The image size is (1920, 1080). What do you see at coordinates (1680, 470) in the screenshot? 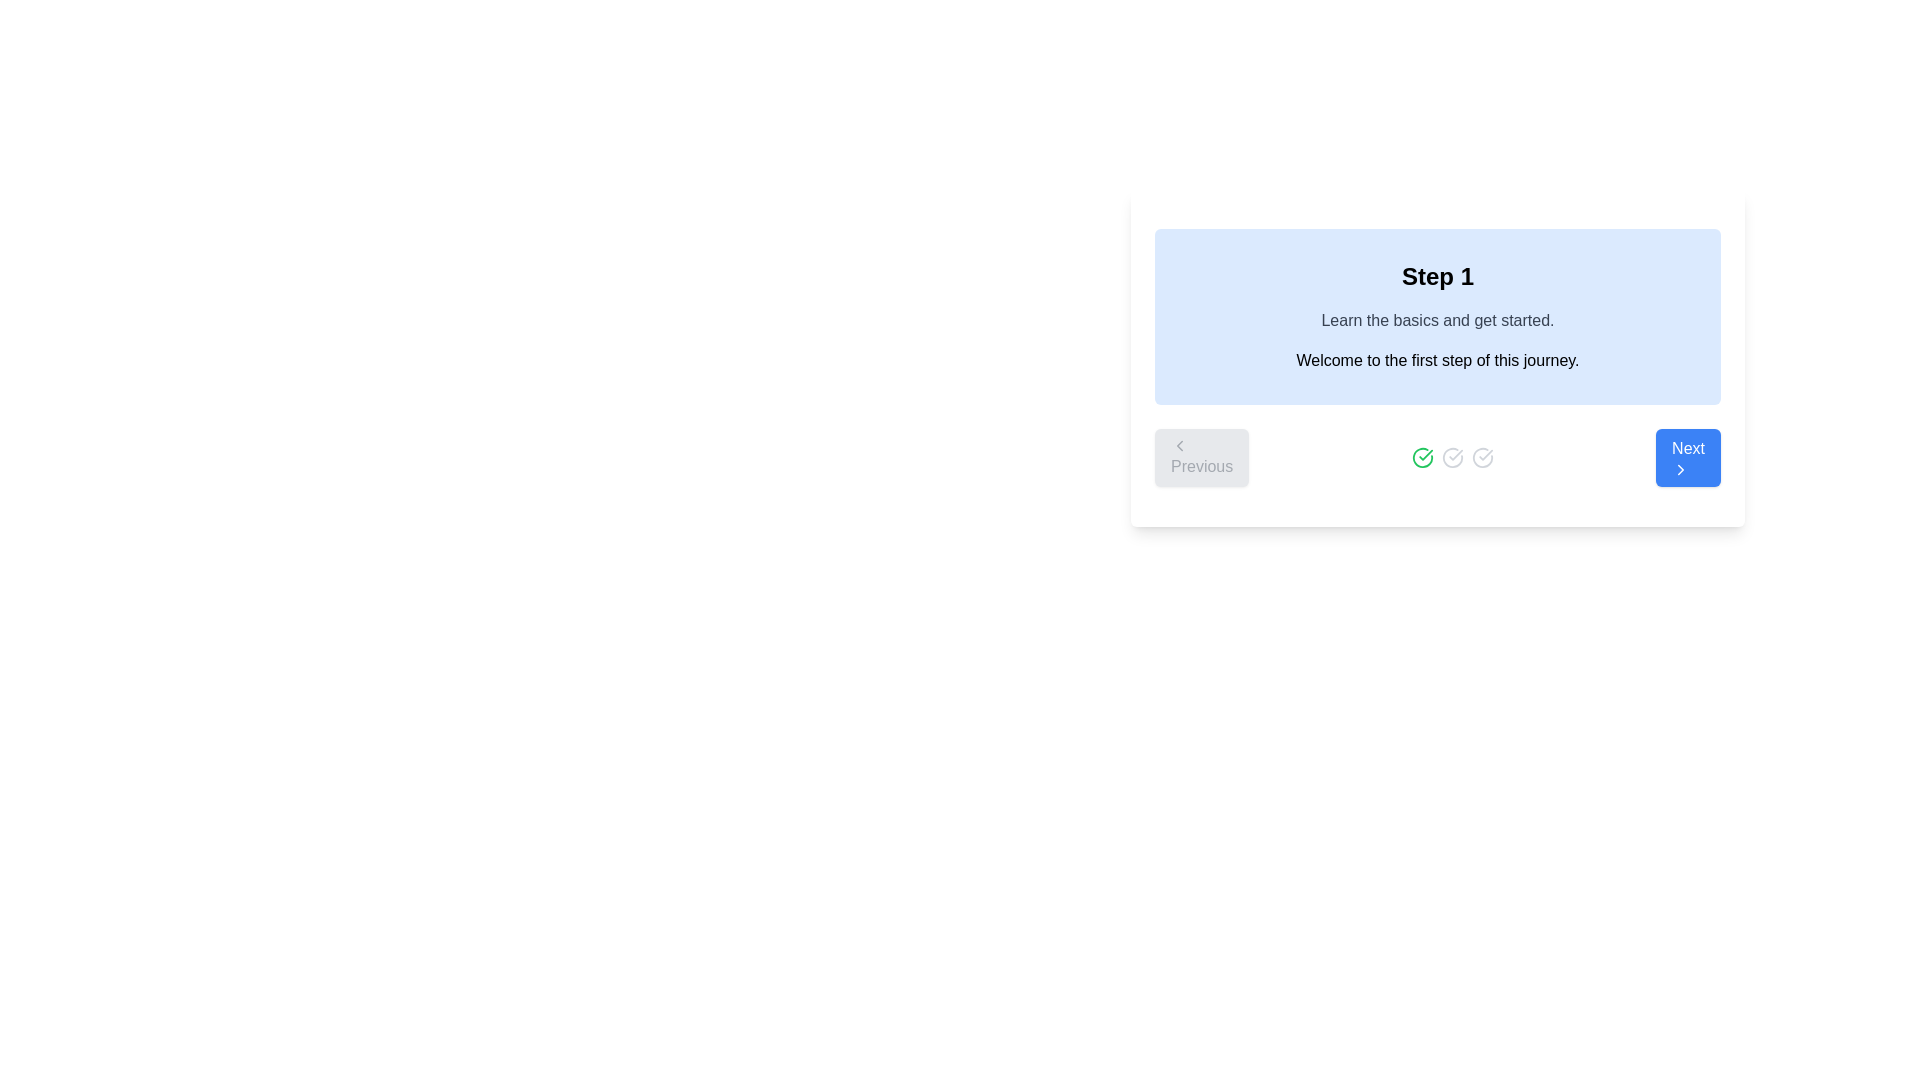
I see `the design of the Chevron Arrow icon located at the bottom-right corner of the interface, which serves as a visual cue for progression in the 'Next' button` at bounding box center [1680, 470].